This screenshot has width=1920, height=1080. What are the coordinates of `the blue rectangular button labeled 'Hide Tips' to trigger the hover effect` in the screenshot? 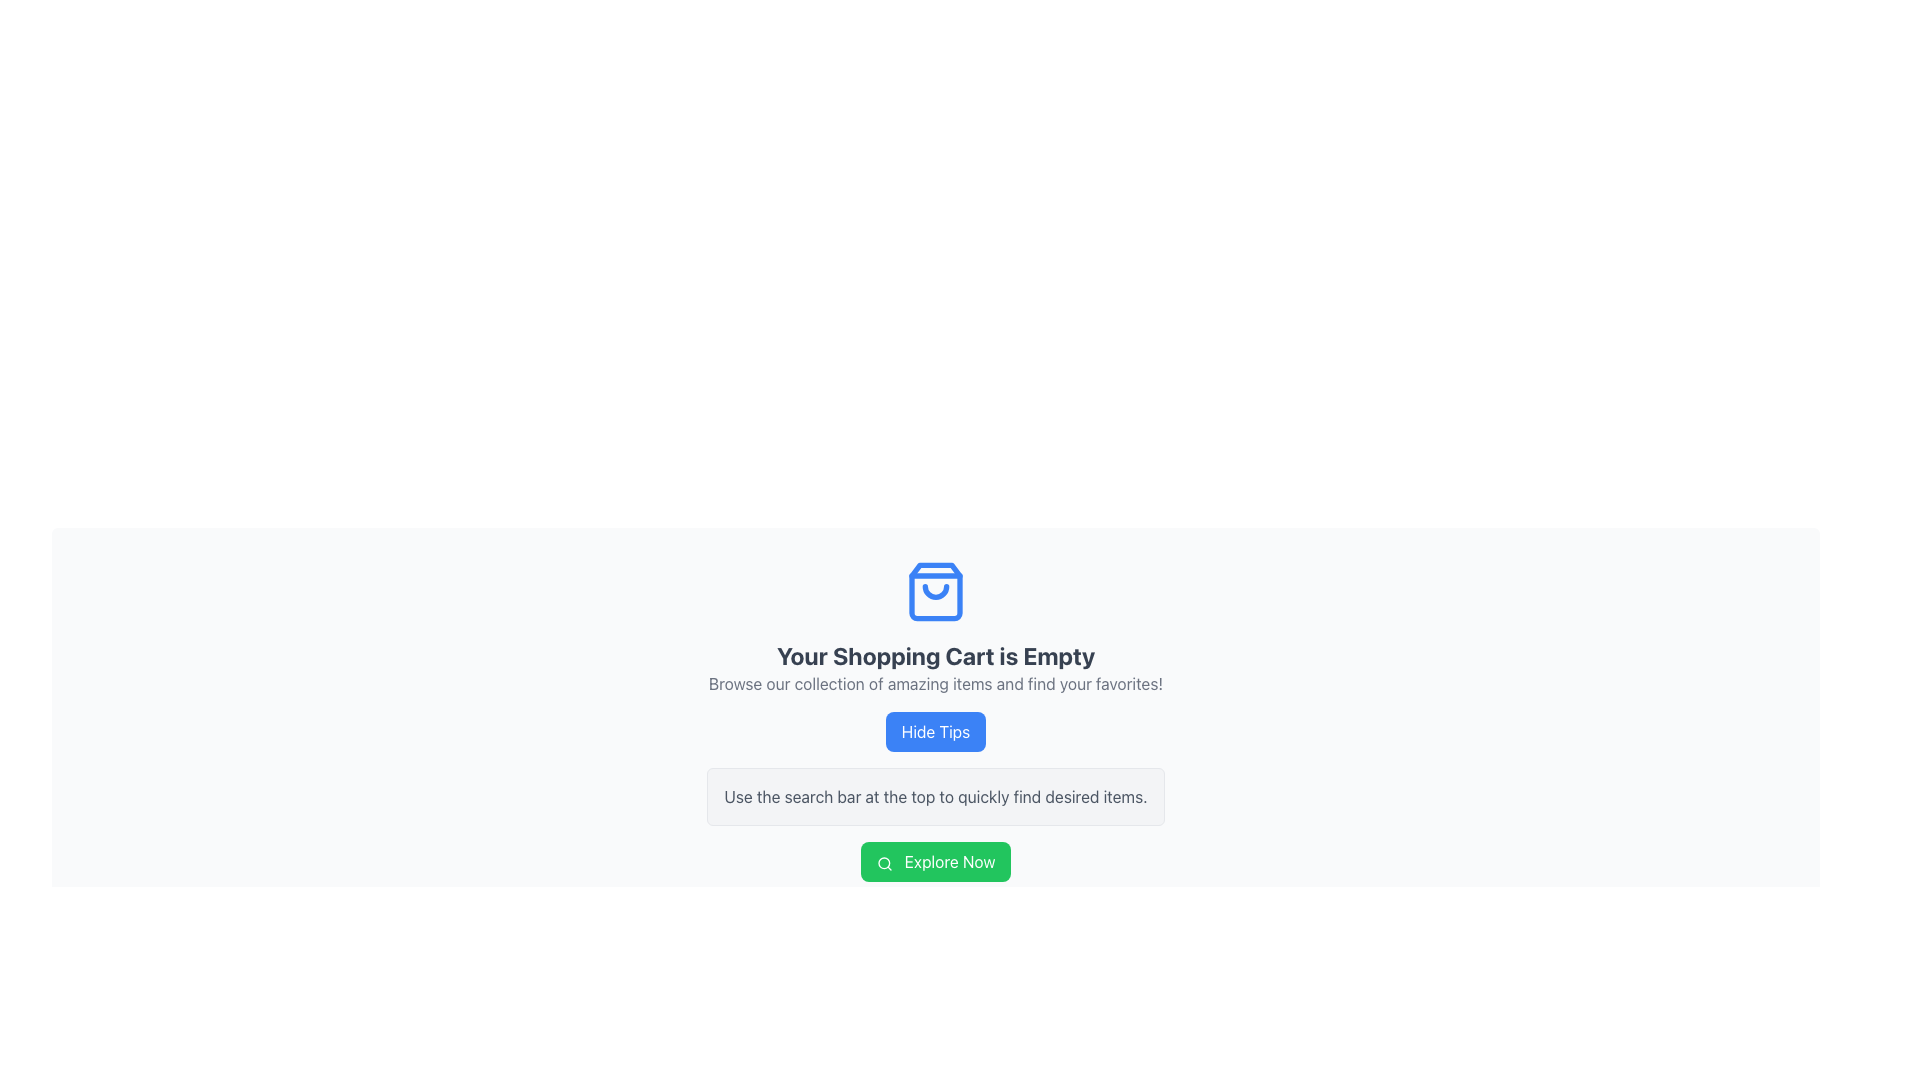 It's located at (935, 732).